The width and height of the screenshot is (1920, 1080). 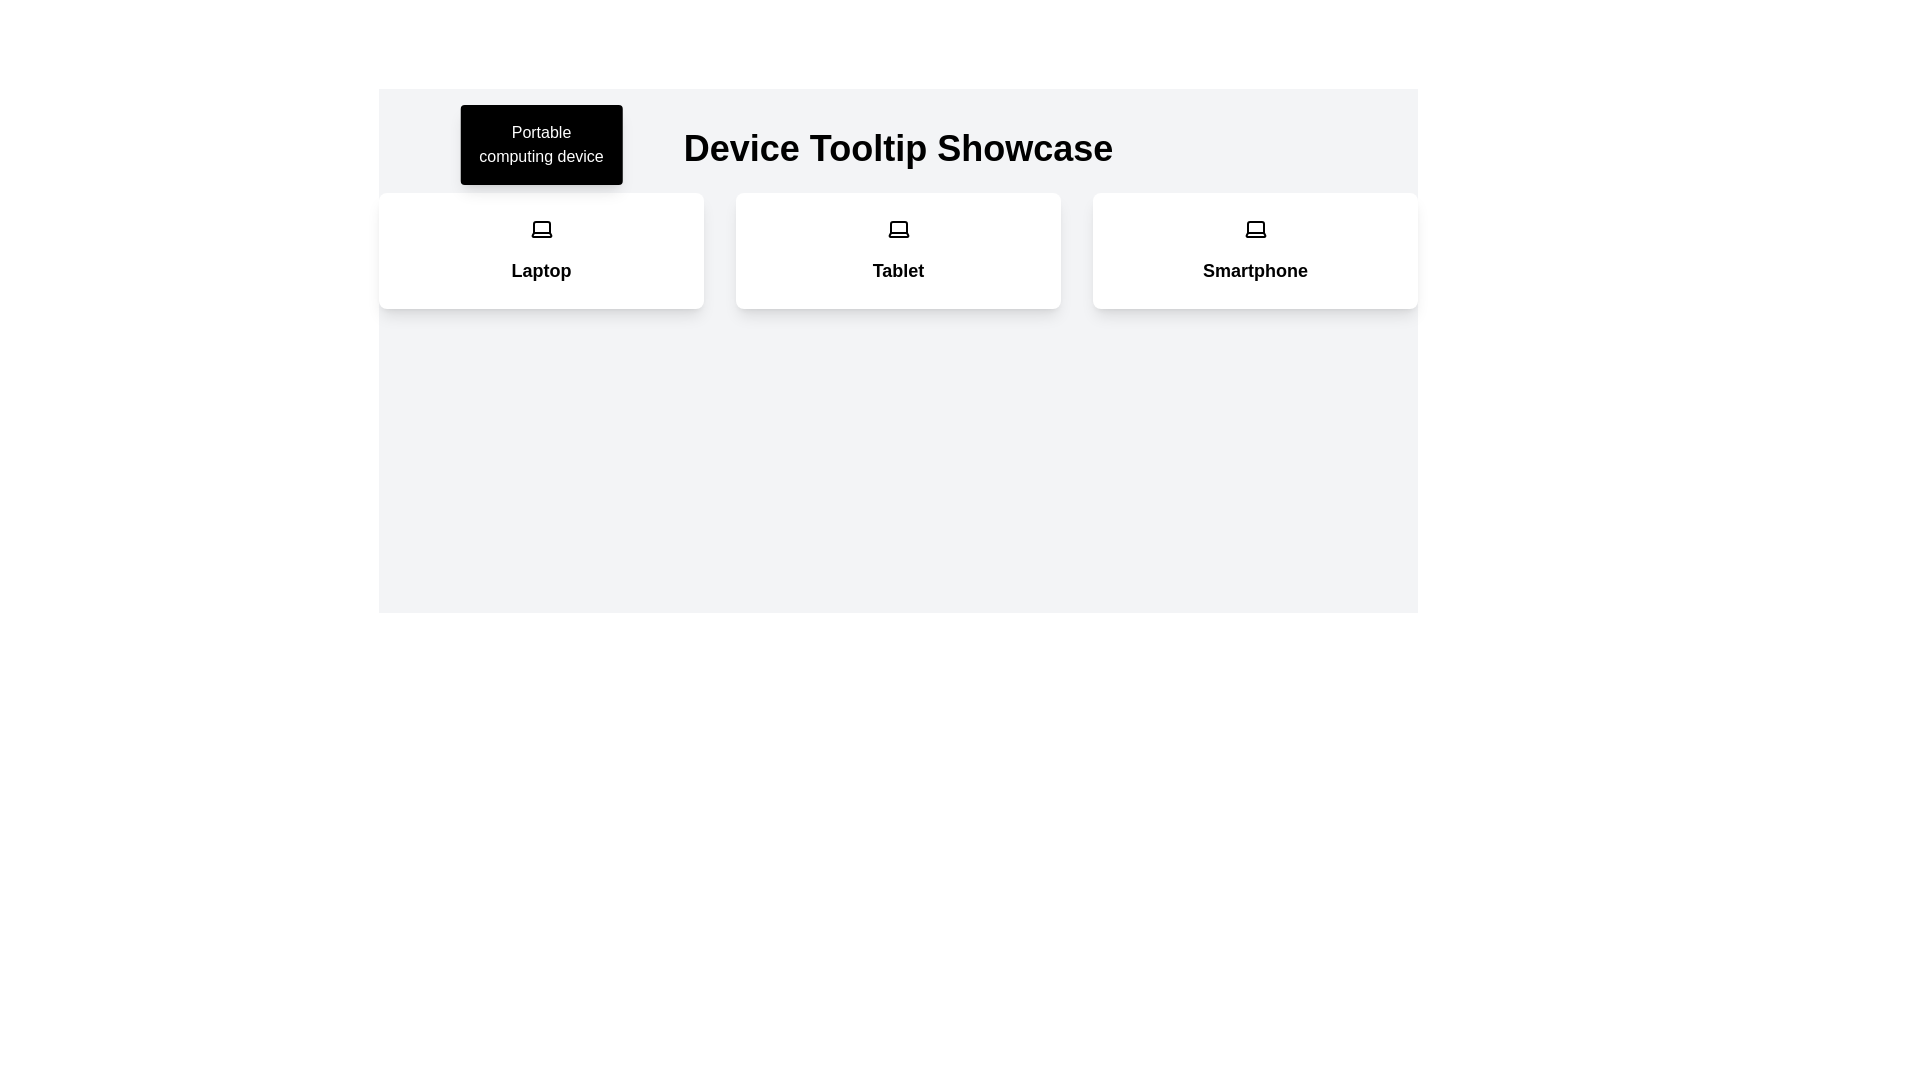 What do you see at coordinates (541, 227) in the screenshot?
I see `the minimalist line art laptop computer icon located in the leftmost card, which is directly above the label 'Laptop'` at bounding box center [541, 227].